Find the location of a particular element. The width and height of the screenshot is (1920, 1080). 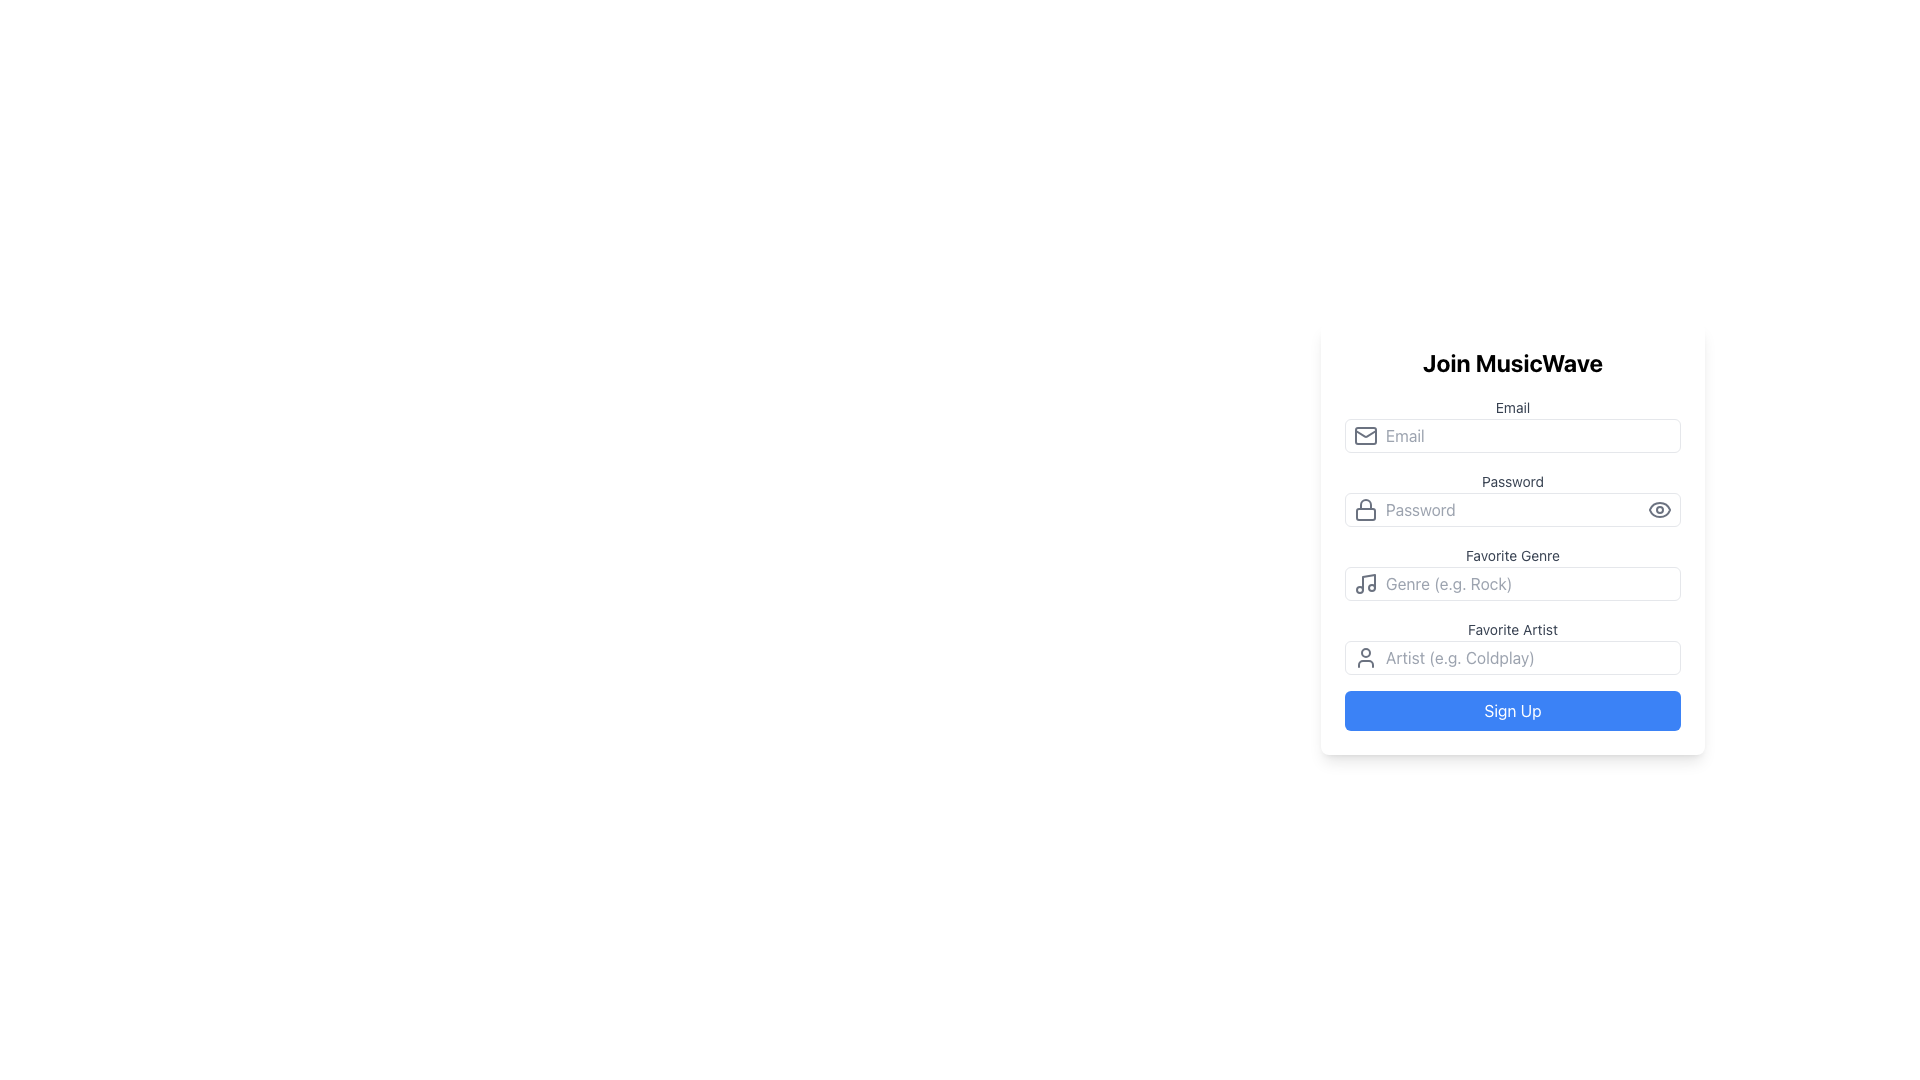

the icon located to the left of the 'Artist' input field in the 'Favorite Artist' section of the form, which assists users in identifying the purpose of the adjacent input field is located at coordinates (1365, 658).